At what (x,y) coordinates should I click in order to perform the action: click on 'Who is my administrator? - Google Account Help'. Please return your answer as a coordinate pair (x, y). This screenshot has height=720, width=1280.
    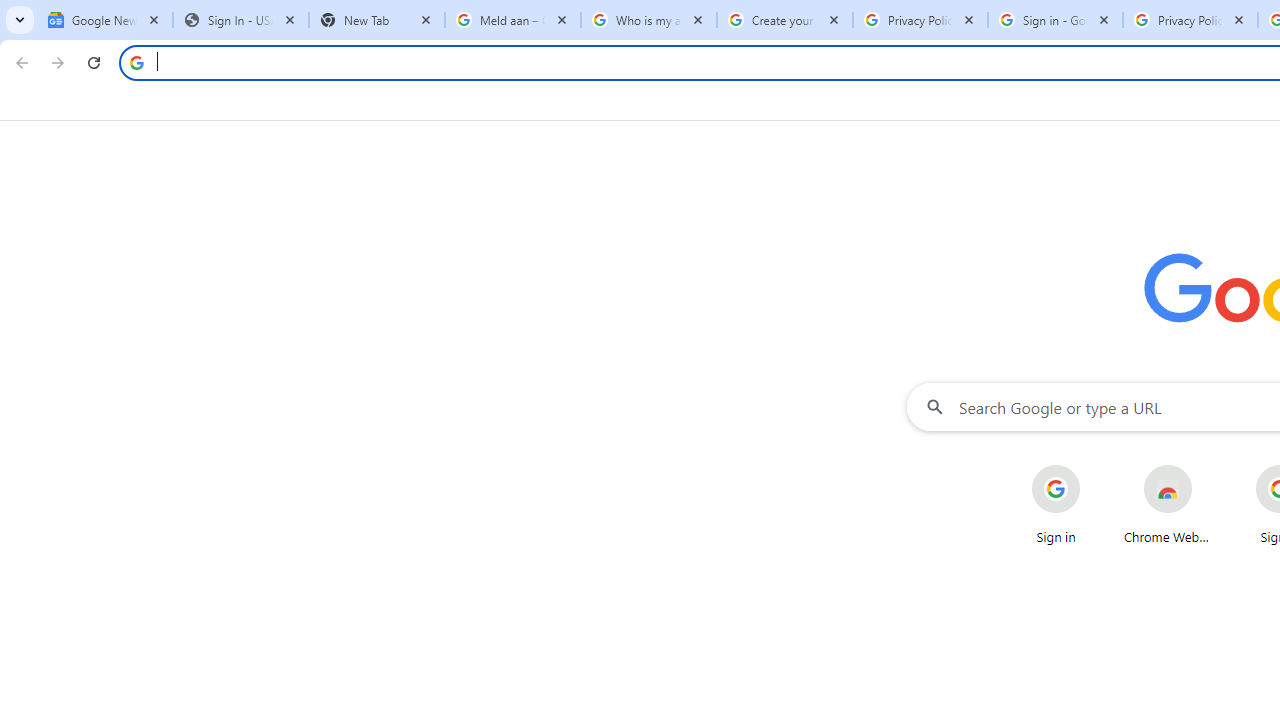
    Looking at the image, I should click on (648, 20).